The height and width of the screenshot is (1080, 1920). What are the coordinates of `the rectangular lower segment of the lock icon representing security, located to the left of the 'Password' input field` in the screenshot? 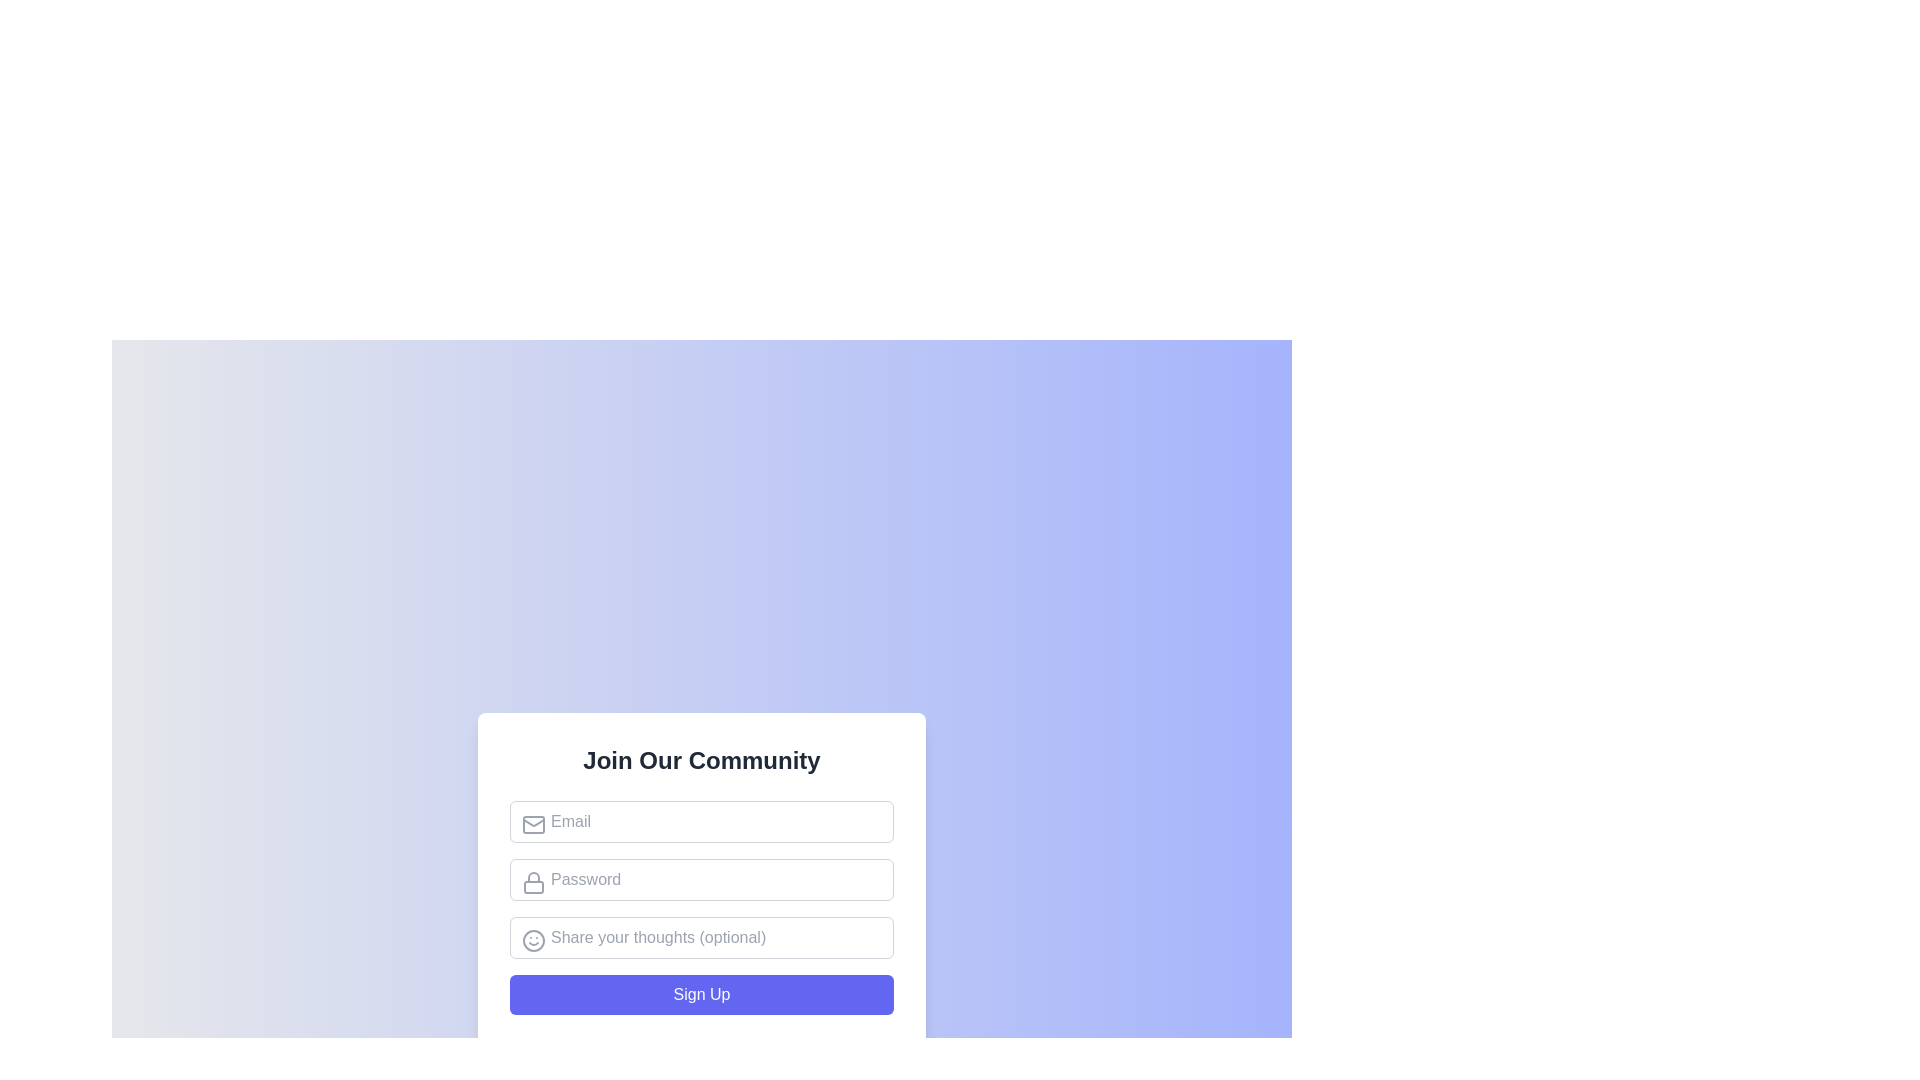 It's located at (533, 886).